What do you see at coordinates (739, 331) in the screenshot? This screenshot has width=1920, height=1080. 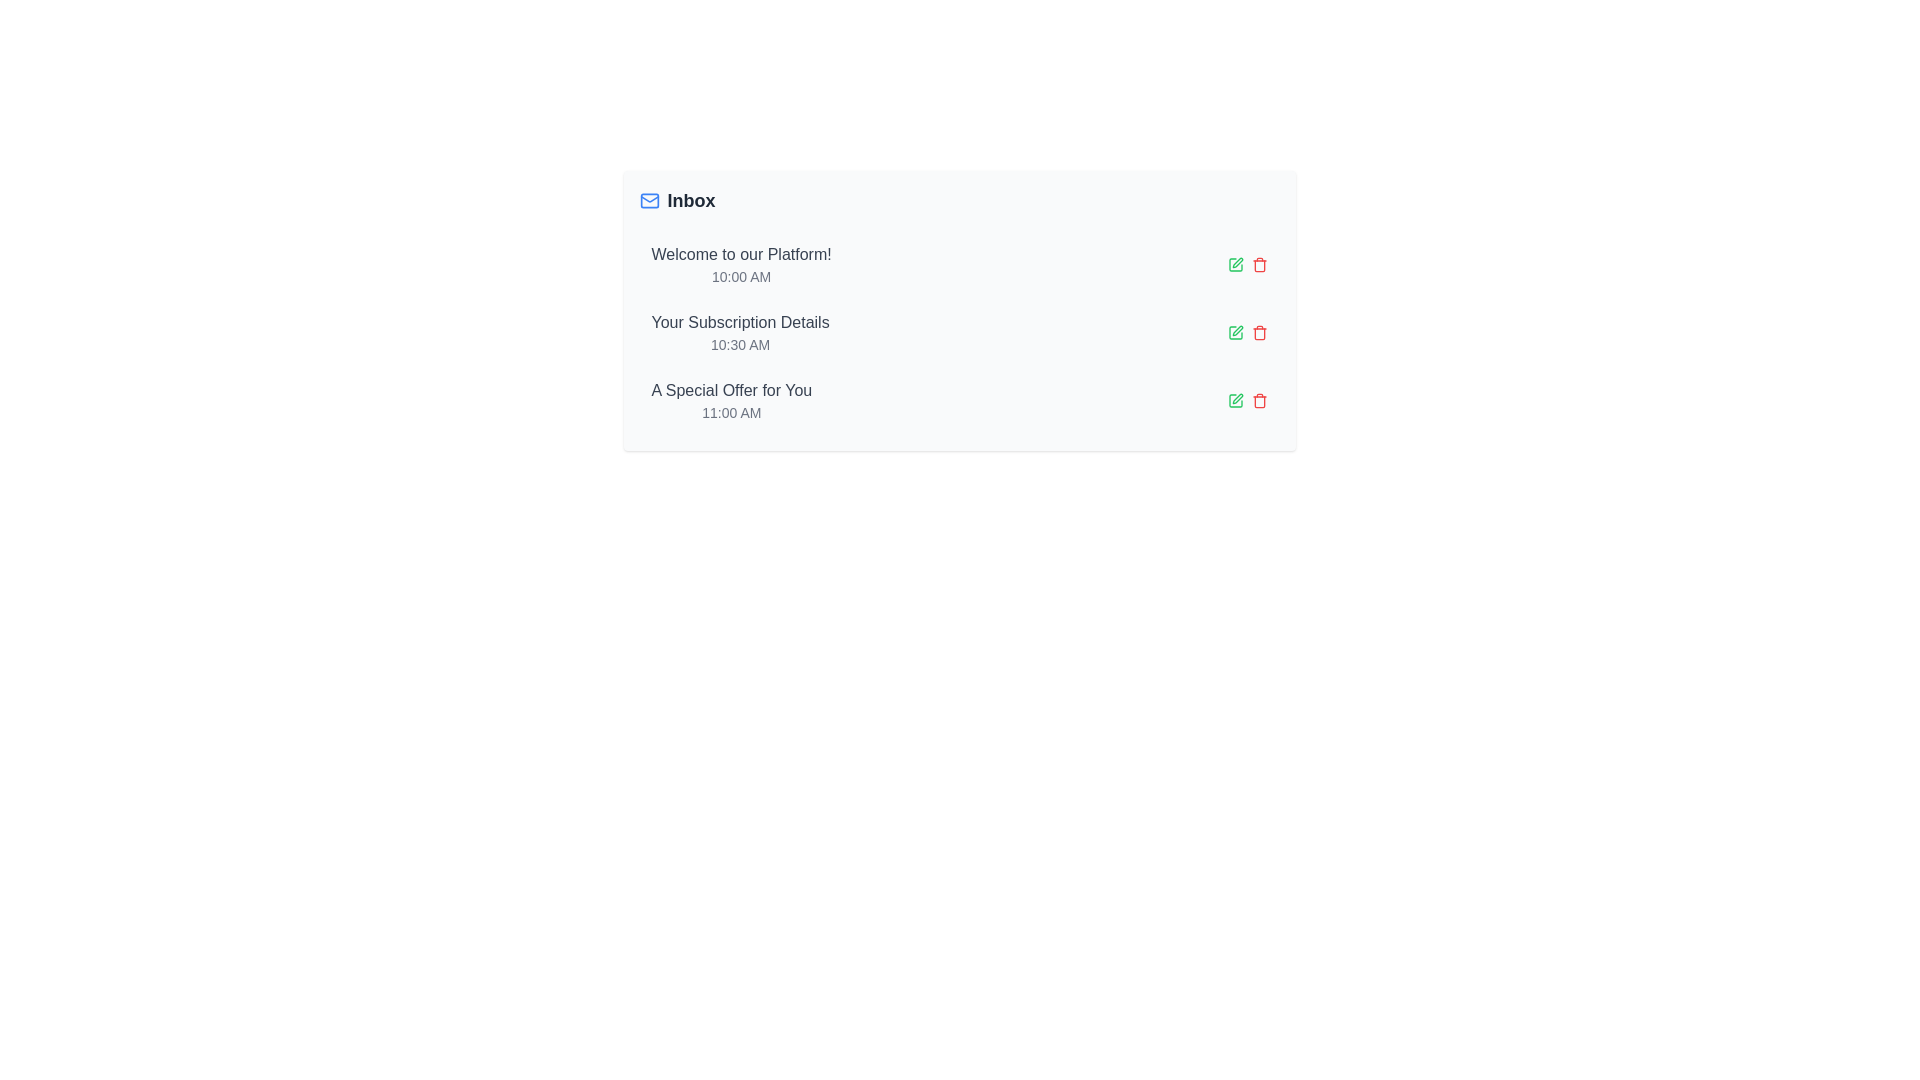 I see `on the middle list item in the Inbox section that contains subscription-related details and a timestamp` at bounding box center [739, 331].